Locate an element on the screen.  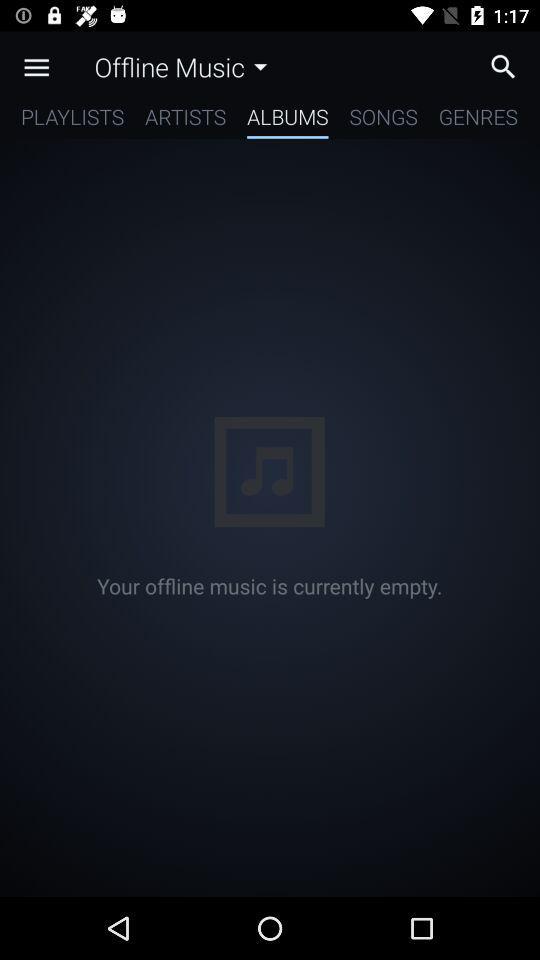
songs icon is located at coordinates (383, 120).